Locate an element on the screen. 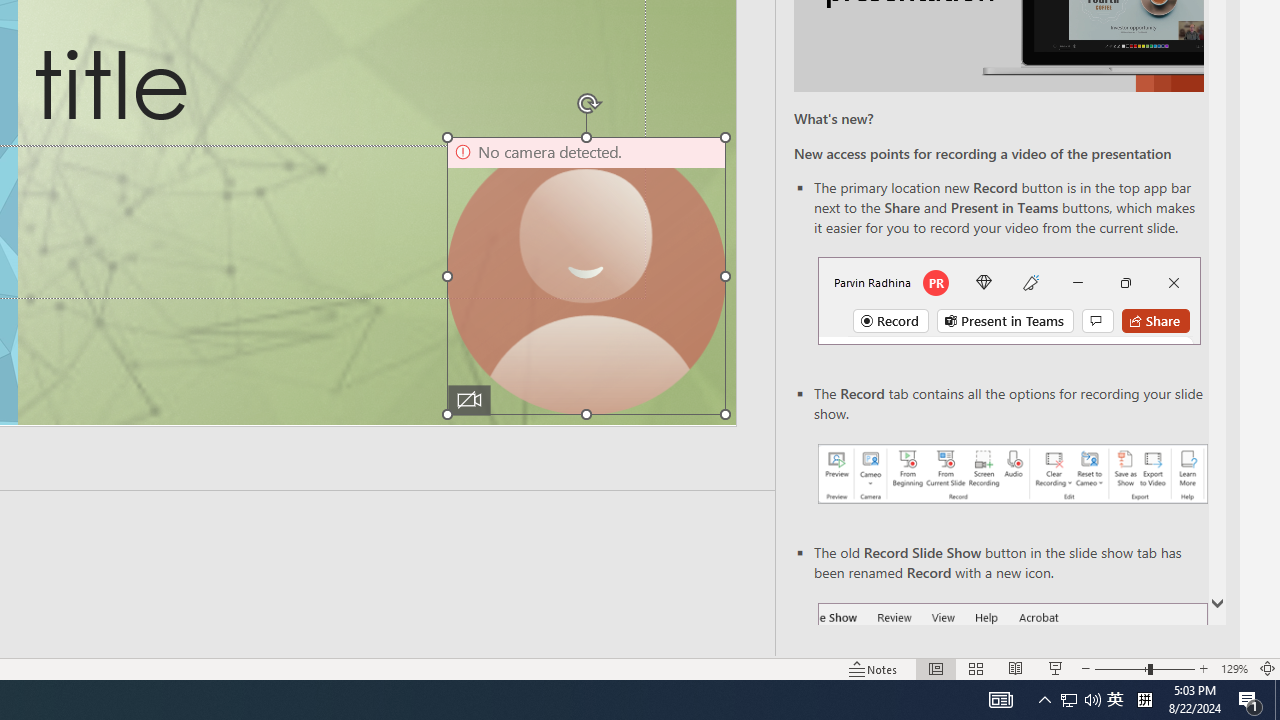 Image resolution: width=1280 pixels, height=720 pixels. 'Zoom to Fit ' is located at coordinates (1266, 669).